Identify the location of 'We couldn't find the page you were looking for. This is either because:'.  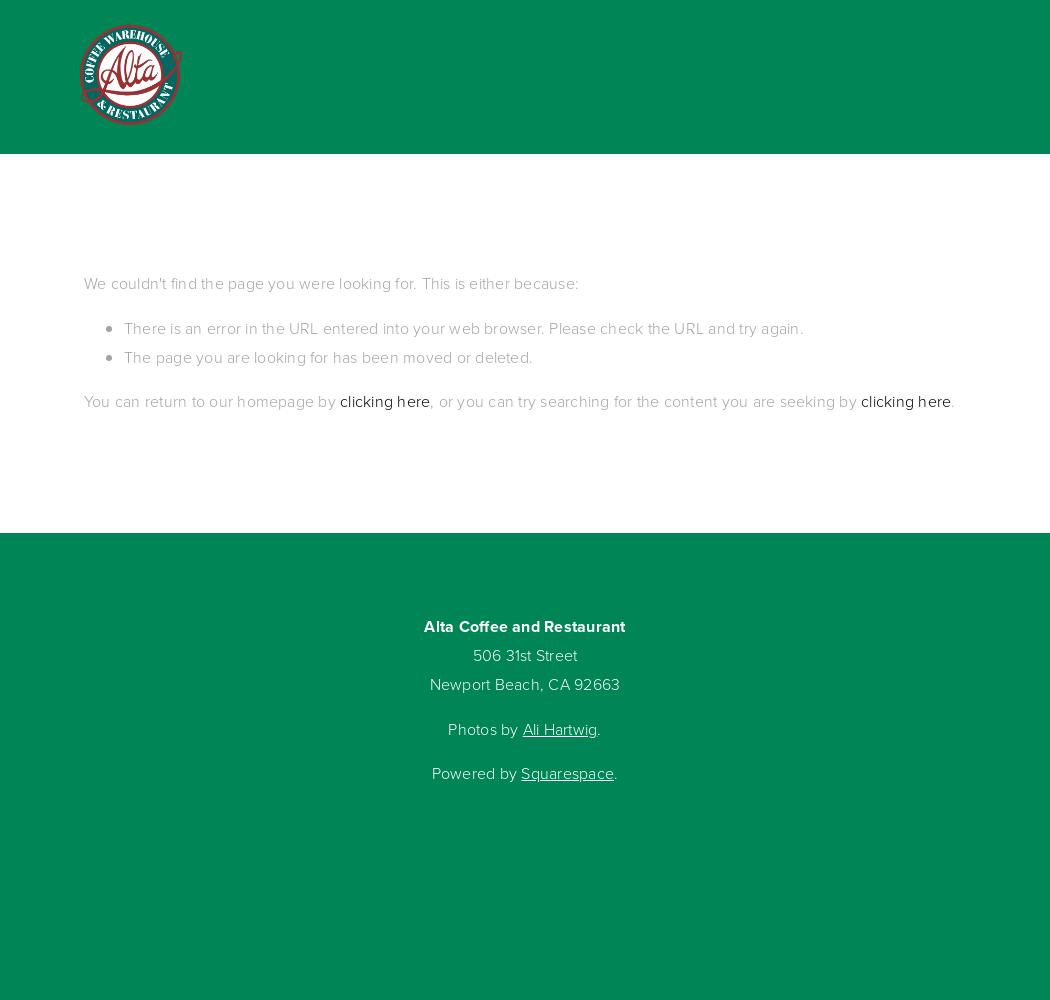
(331, 283).